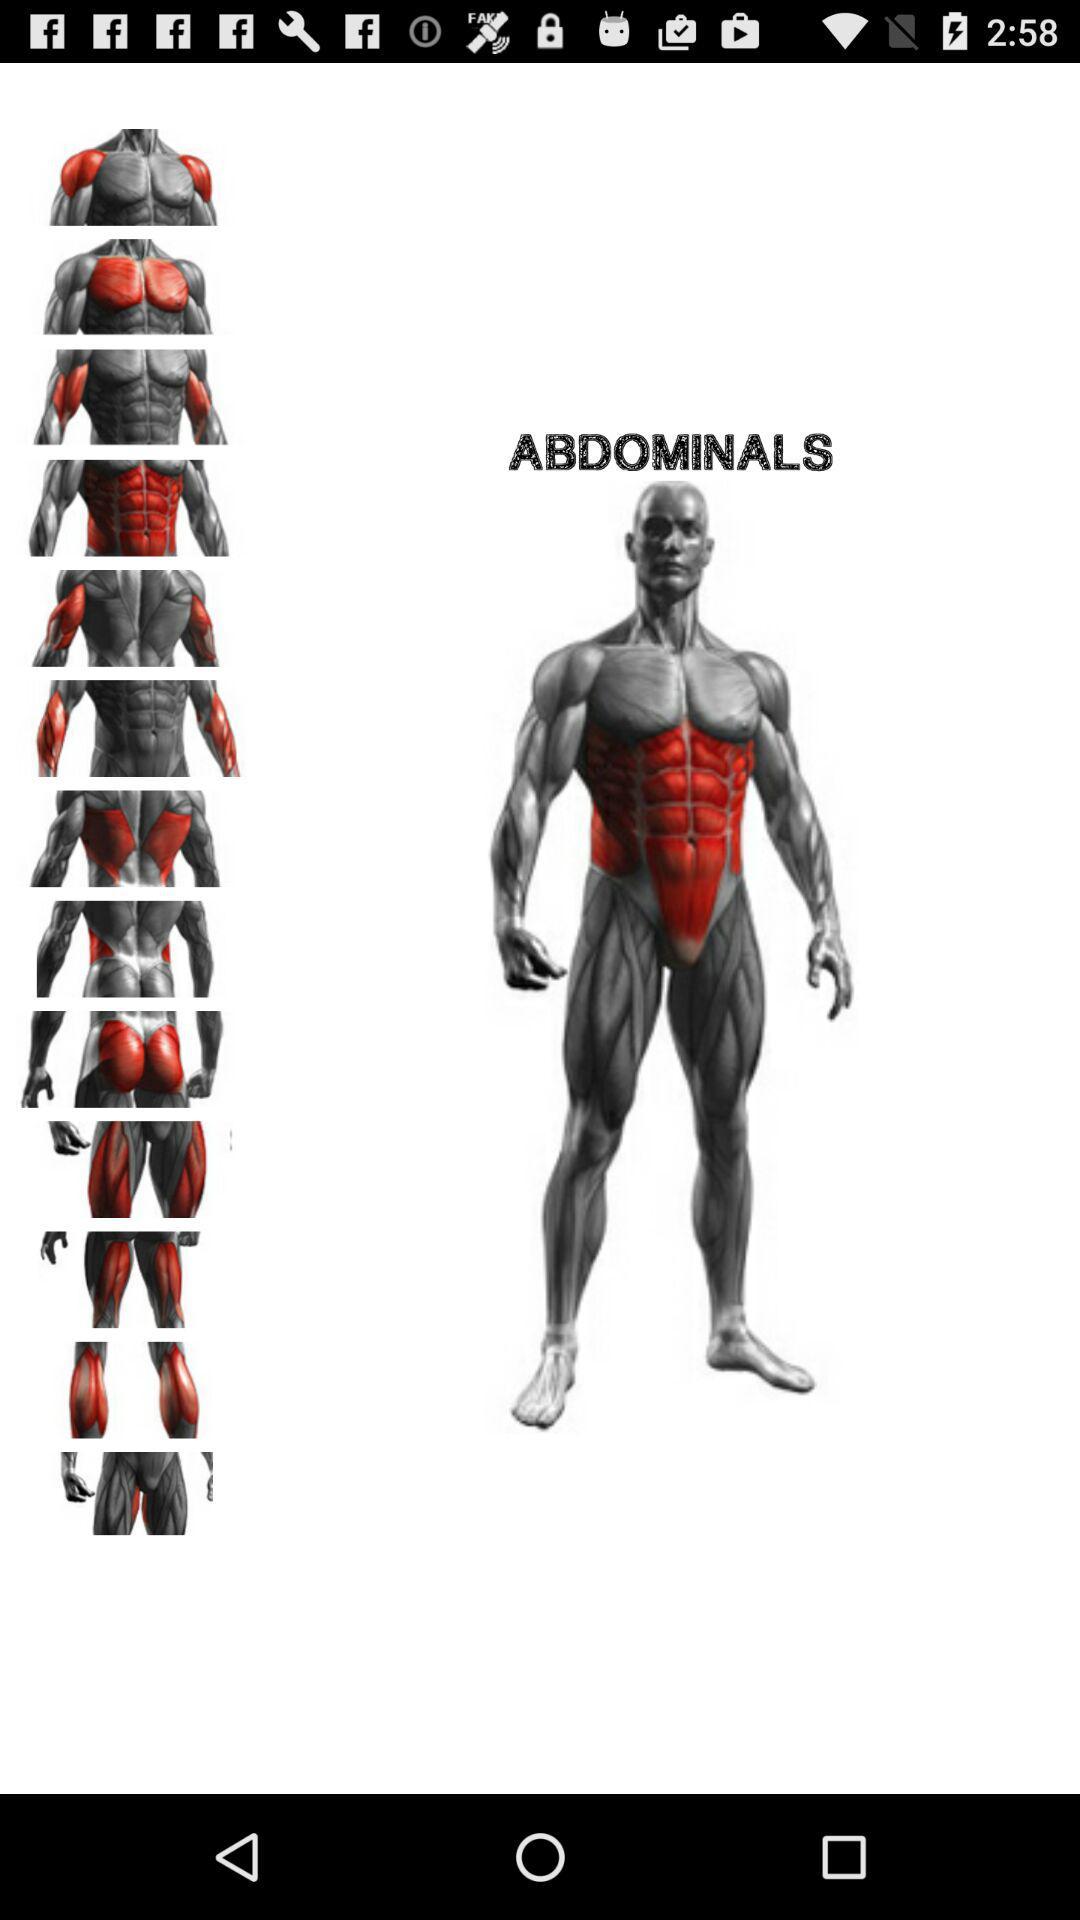 Image resolution: width=1080 pixels, height=1920 pixels. I want to click on the font icon, so click(131, 1361).